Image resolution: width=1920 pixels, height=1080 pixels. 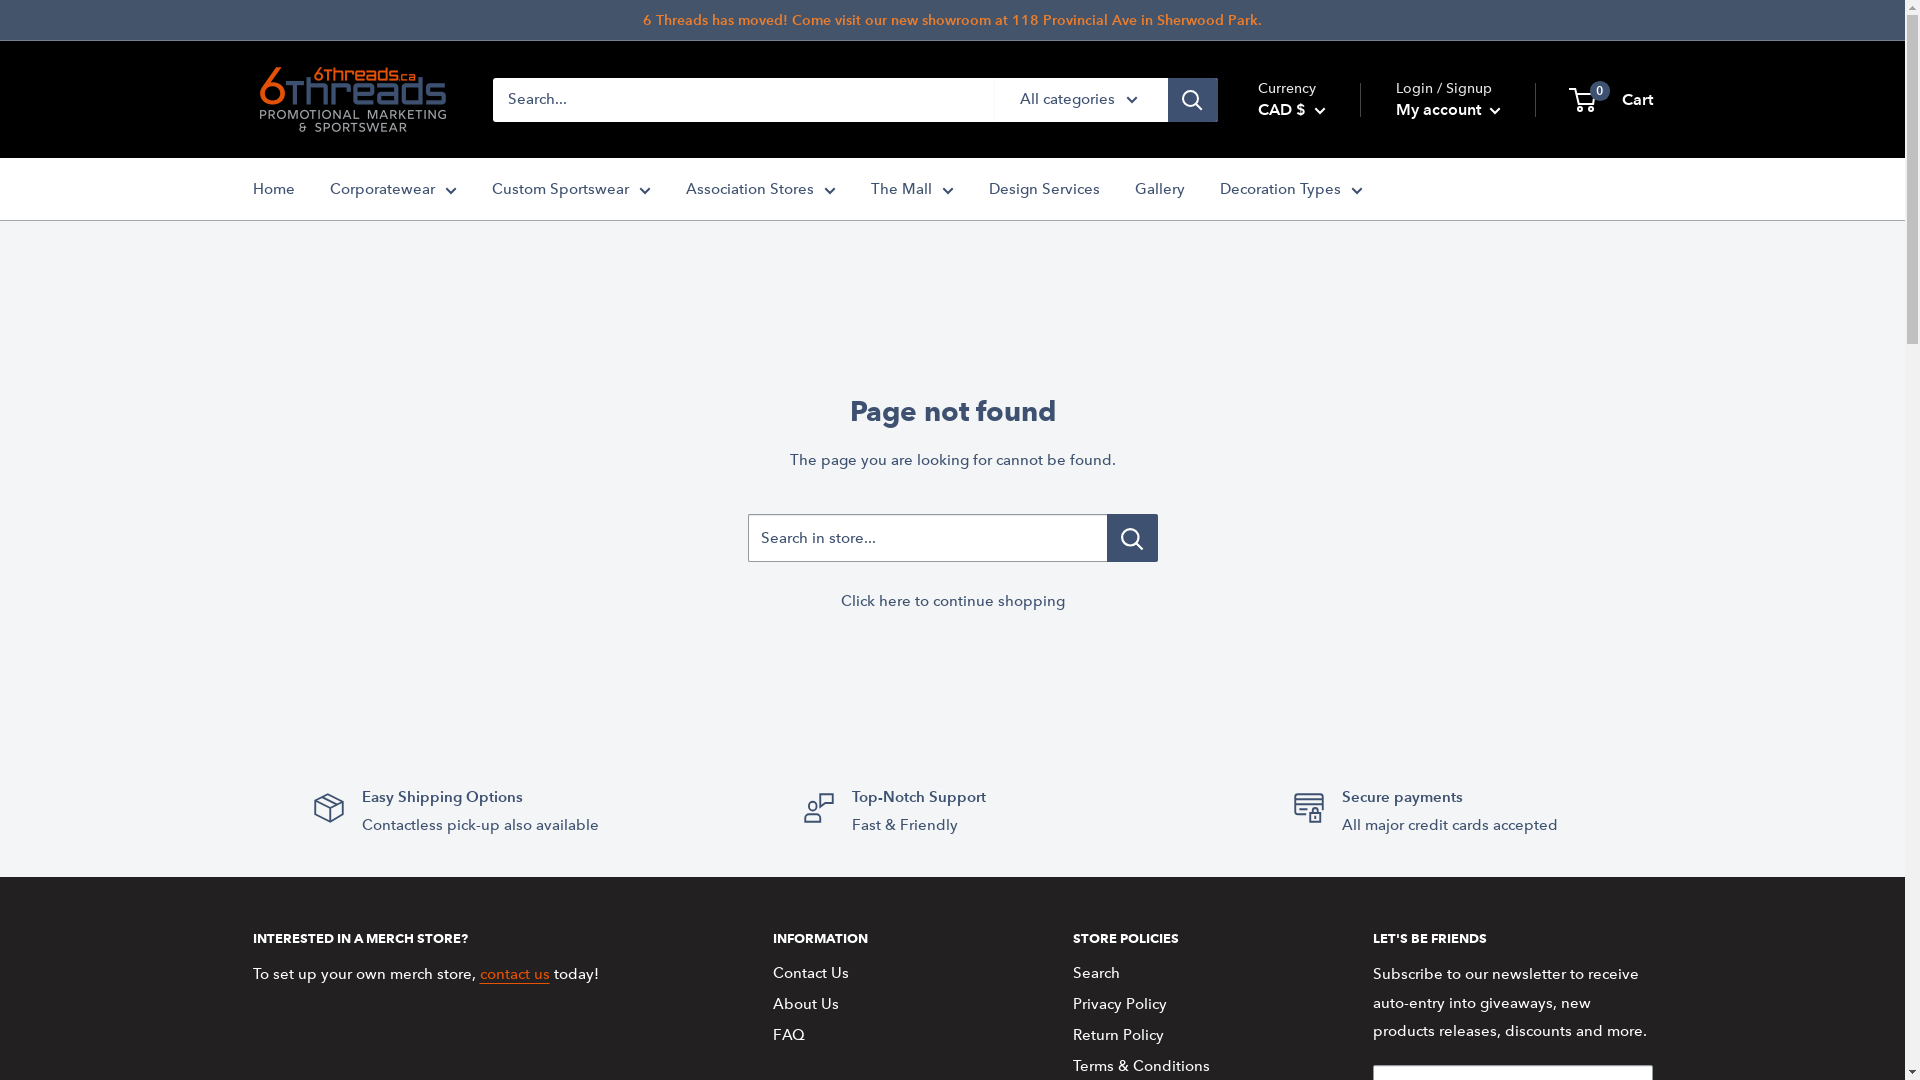 What do you see at coordinates (1448, 110) in the screenshot?
I see `'My account'` at bounding box center [1448, 110].